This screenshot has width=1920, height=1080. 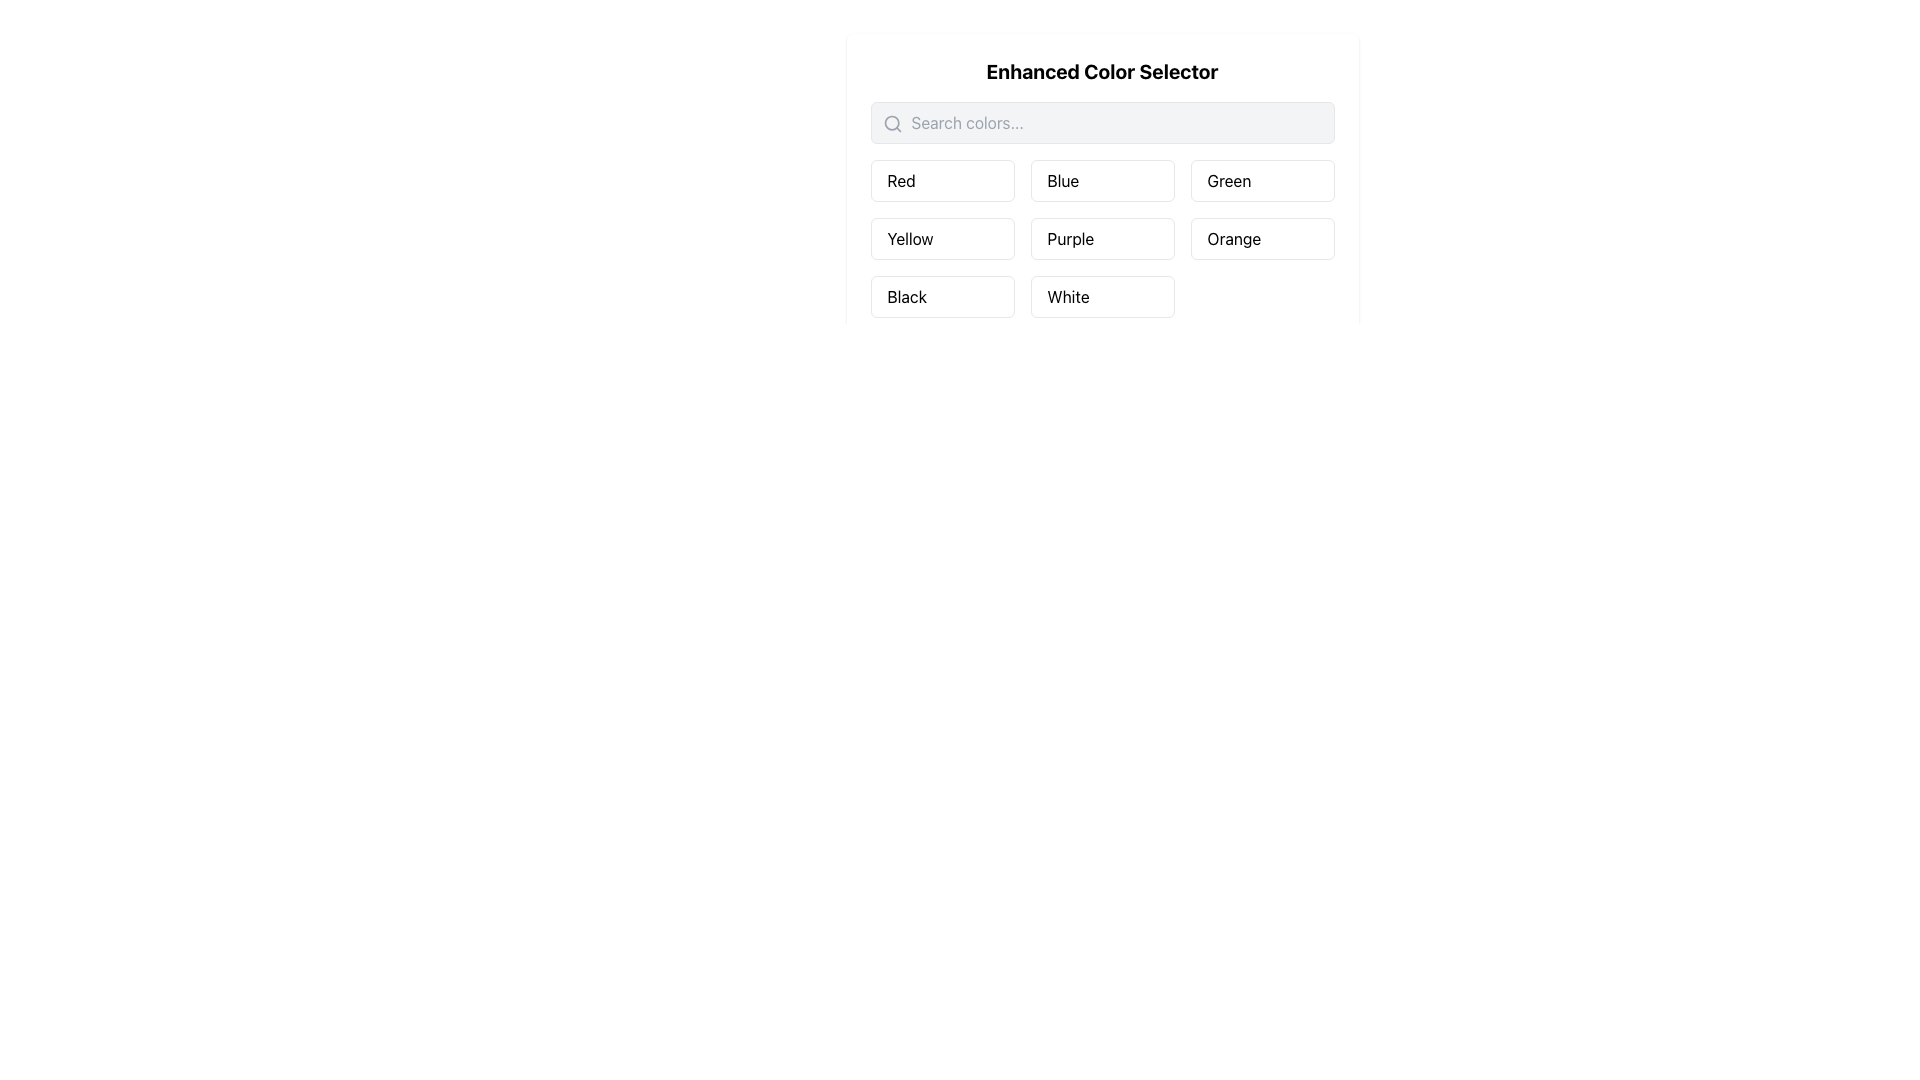 I want to click on the 'Blue' button, which is the second button in the top row of a grid layout containing color options, so click(x=1101, y=181).